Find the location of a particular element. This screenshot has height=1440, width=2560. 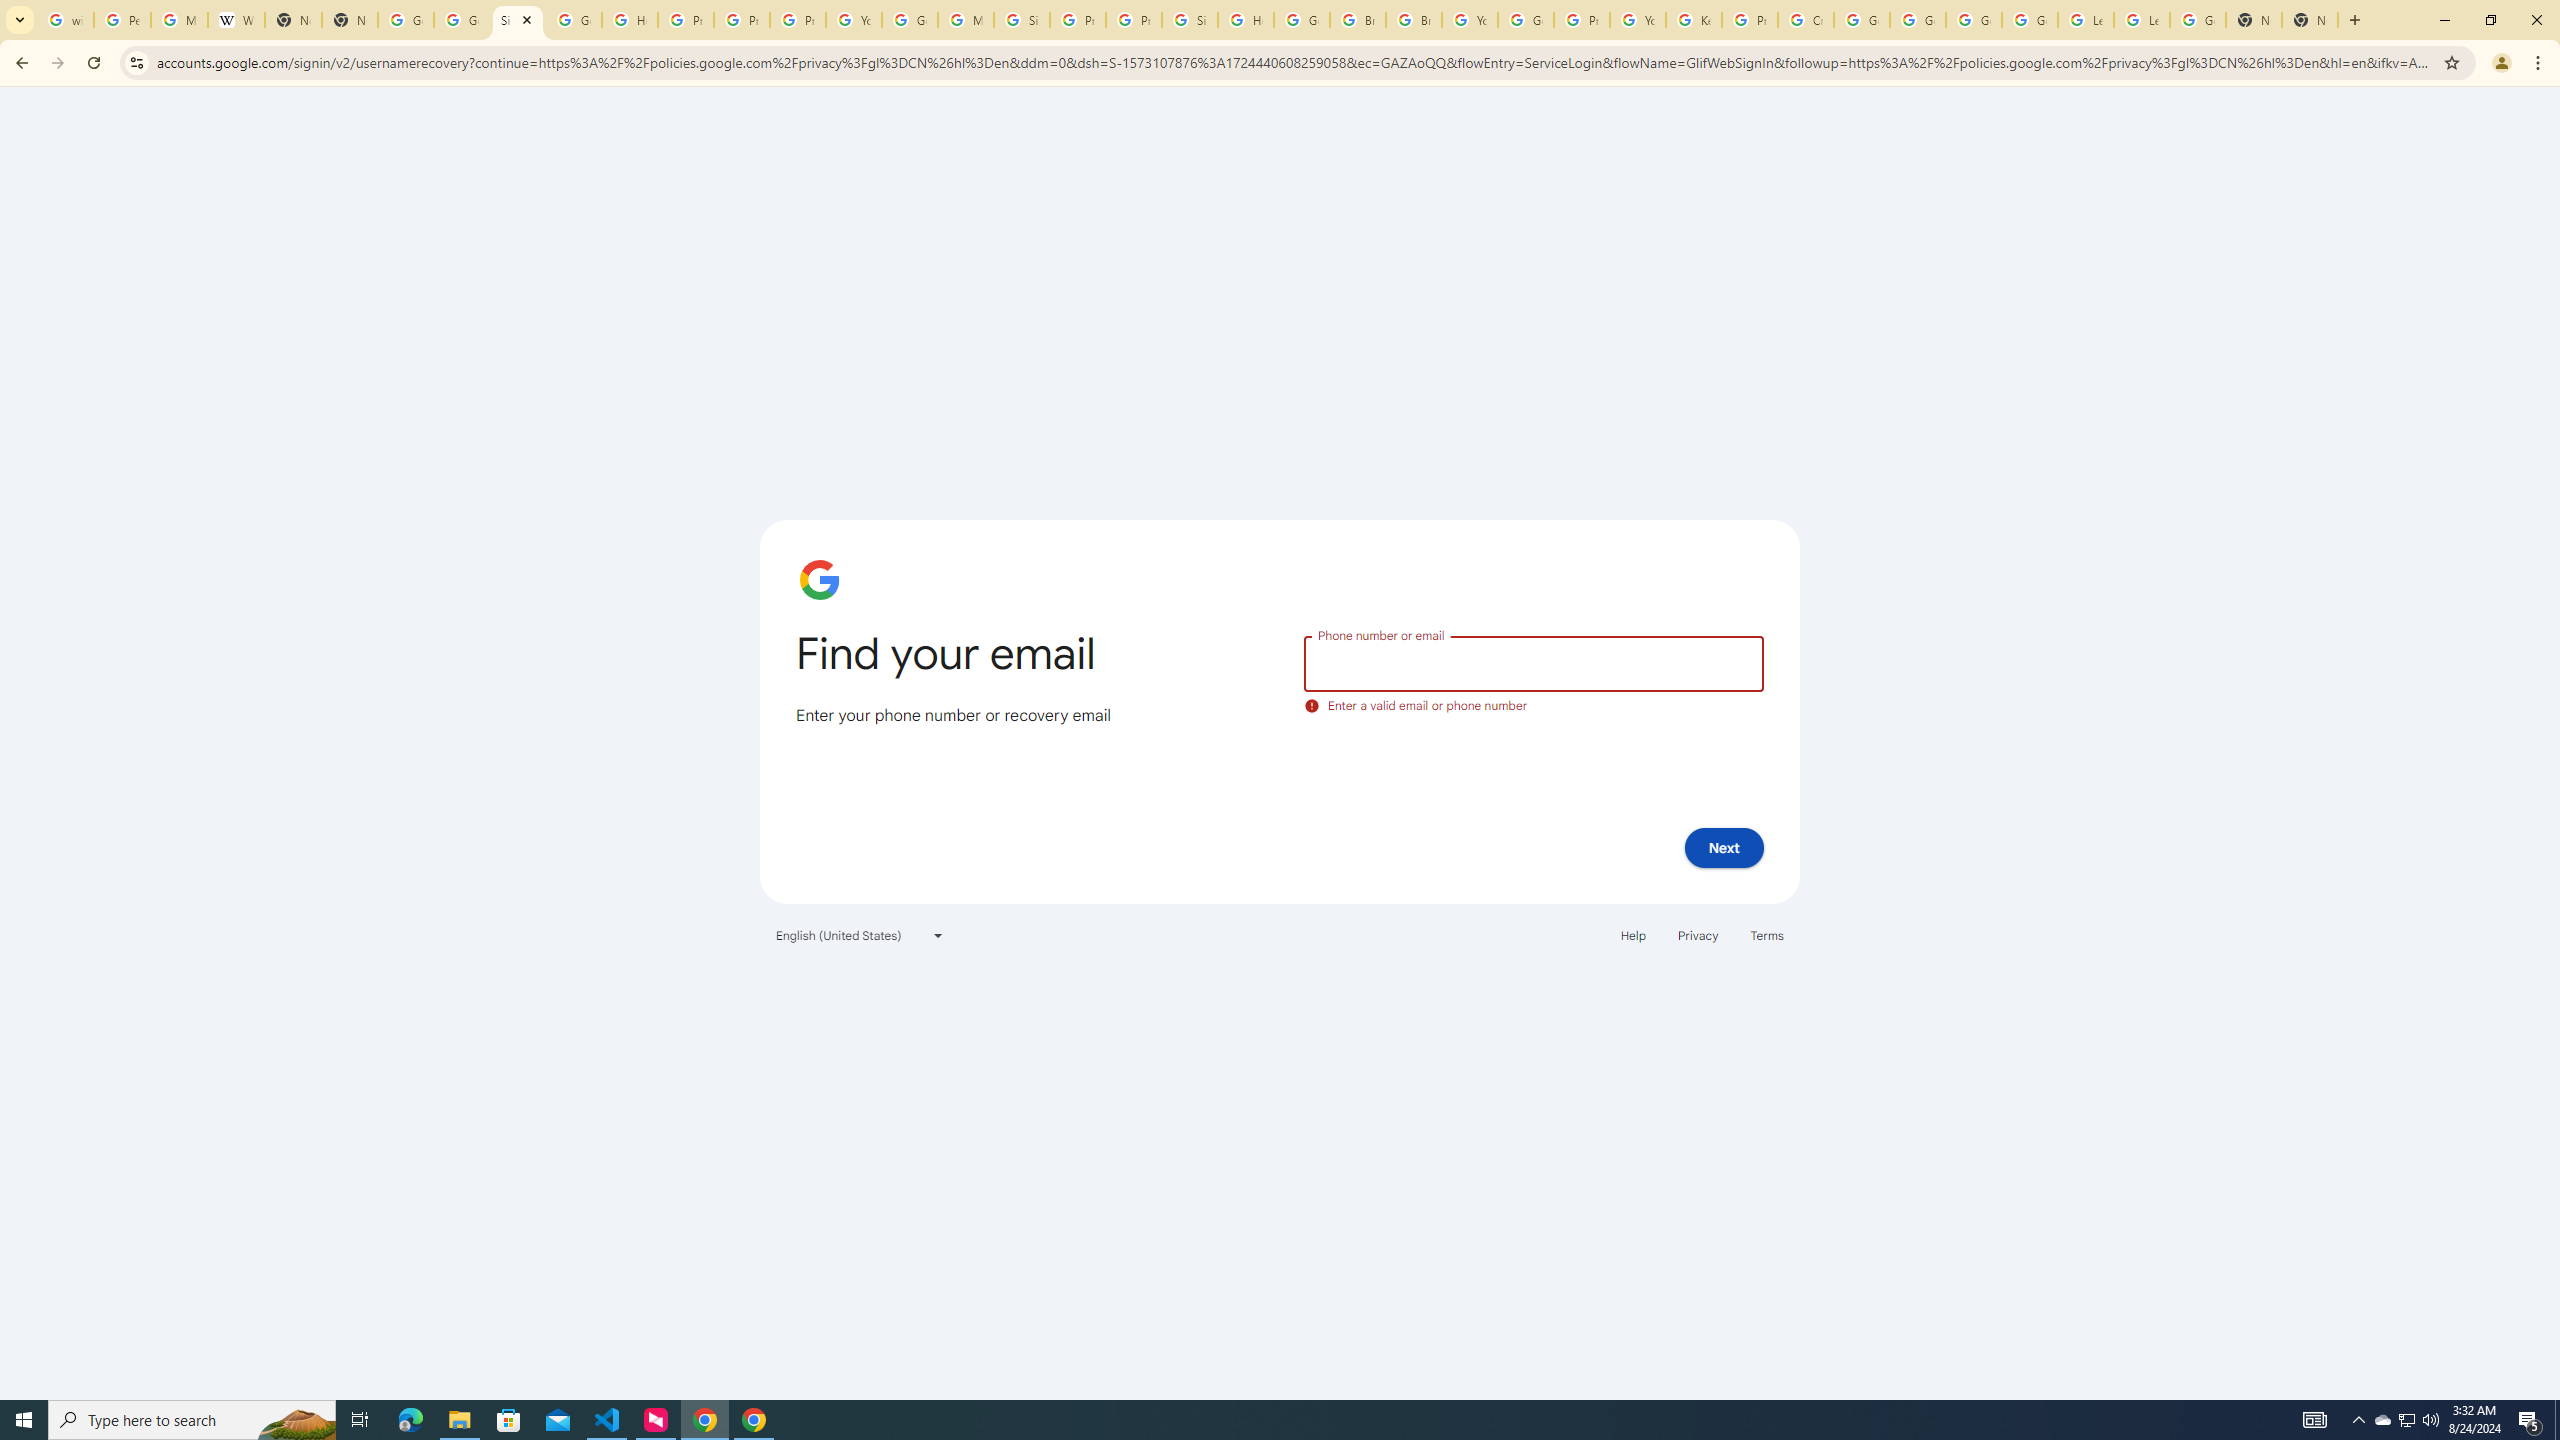

'Phone number or email' is located at coordinates (1532, 662).